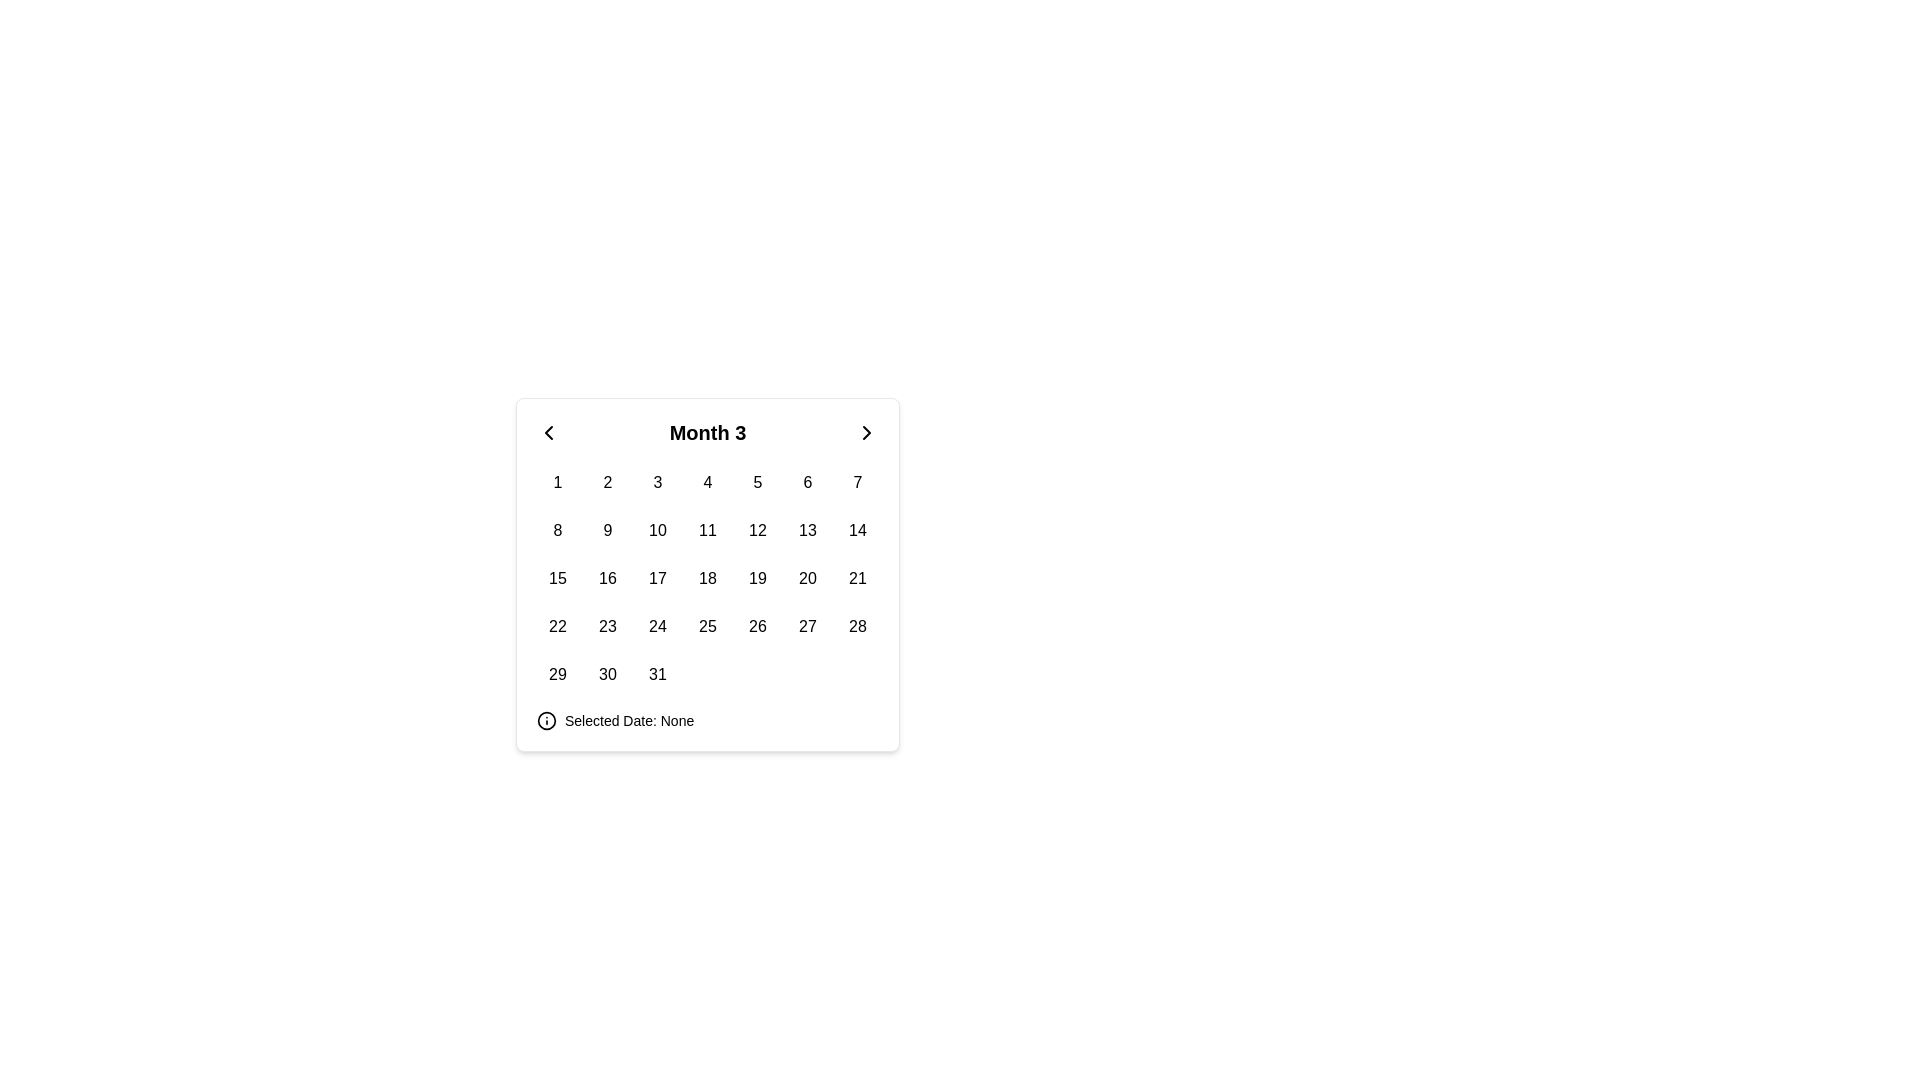 This screenshot has height=1080, width=1920. What do you see at coordinates (807, 626) in the screenshot?
I see `the non-interactive calendar date box displaying the number '27', which is located in the fourth row and sixth column of the calendar layout` at bounding box center [807, 626].